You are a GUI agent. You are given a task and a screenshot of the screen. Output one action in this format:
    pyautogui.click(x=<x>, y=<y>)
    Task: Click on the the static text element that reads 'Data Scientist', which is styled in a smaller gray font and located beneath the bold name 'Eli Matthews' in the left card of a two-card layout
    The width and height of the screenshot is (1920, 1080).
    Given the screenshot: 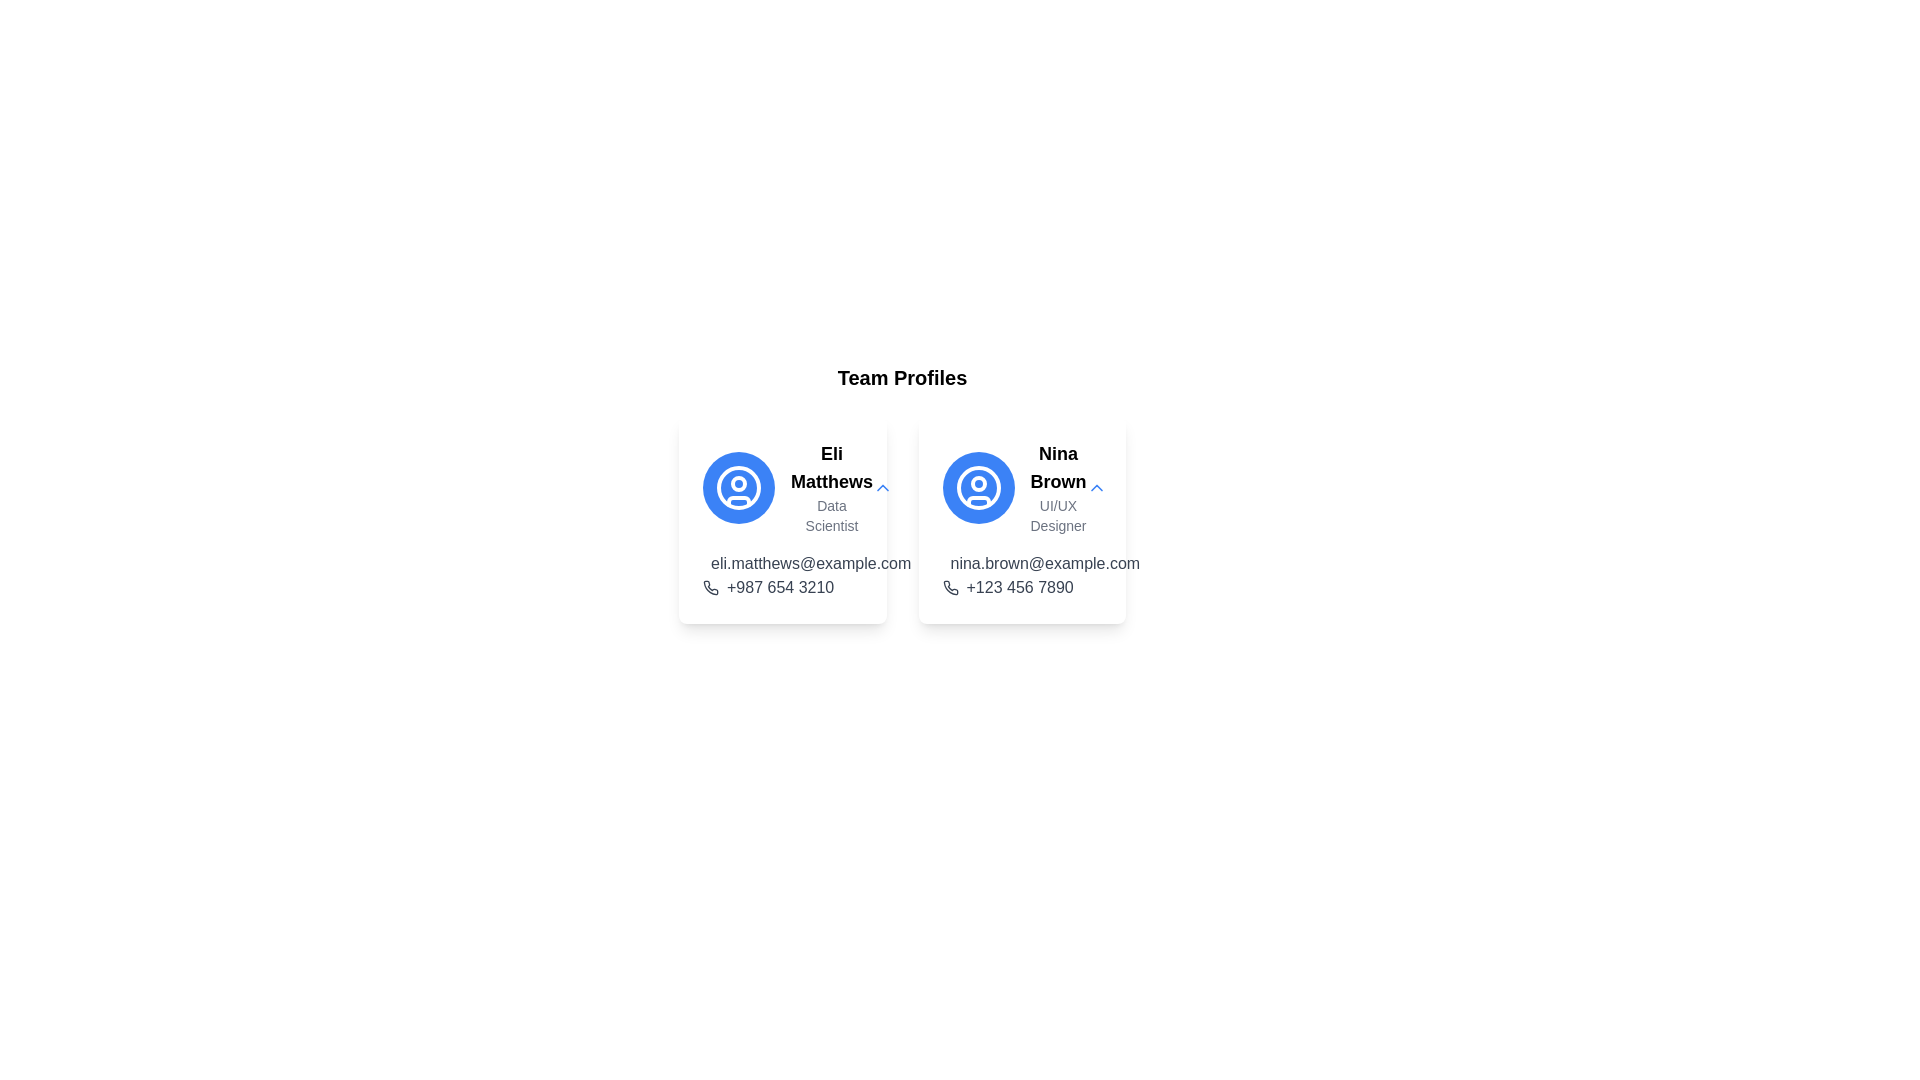 What is the action you would take?
    pyautogui.click(x=831, y=515)
    